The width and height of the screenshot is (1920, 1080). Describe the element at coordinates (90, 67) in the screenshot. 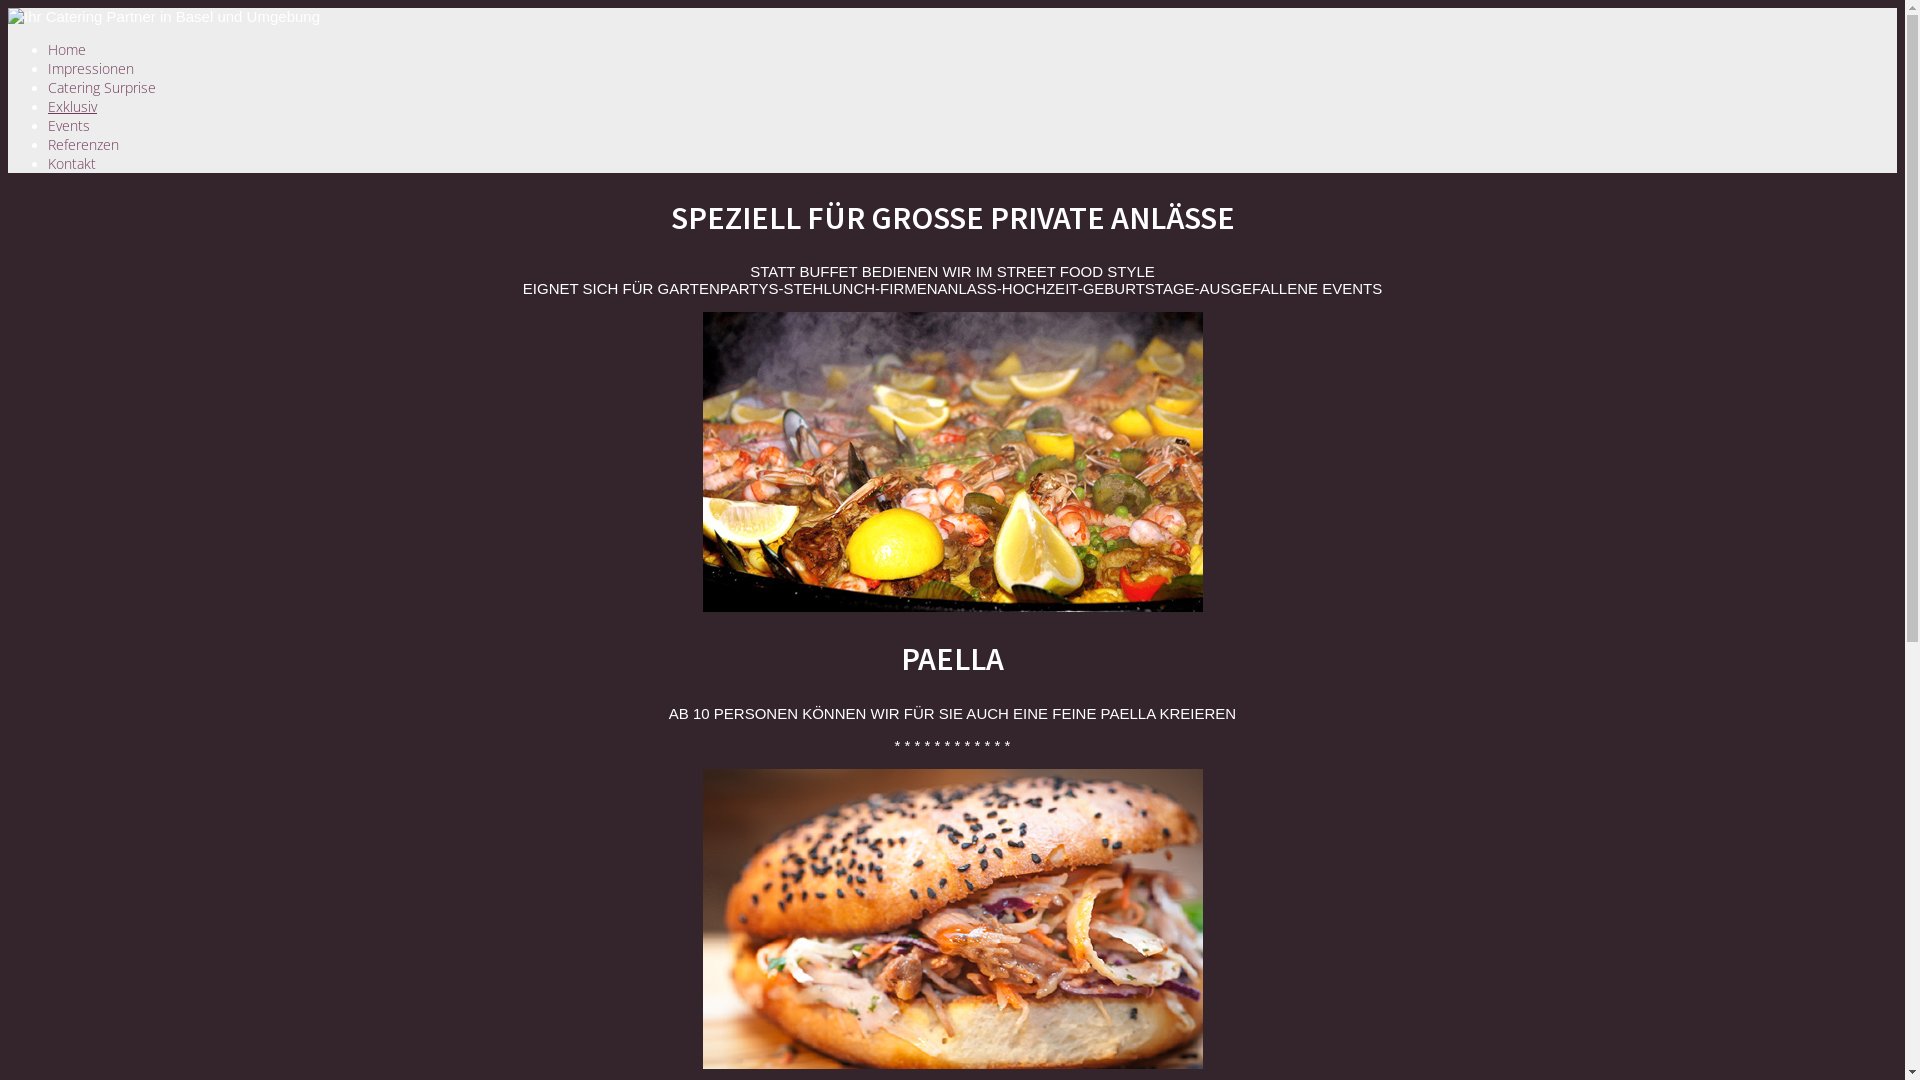

I see `'Impressionen'` at that location.